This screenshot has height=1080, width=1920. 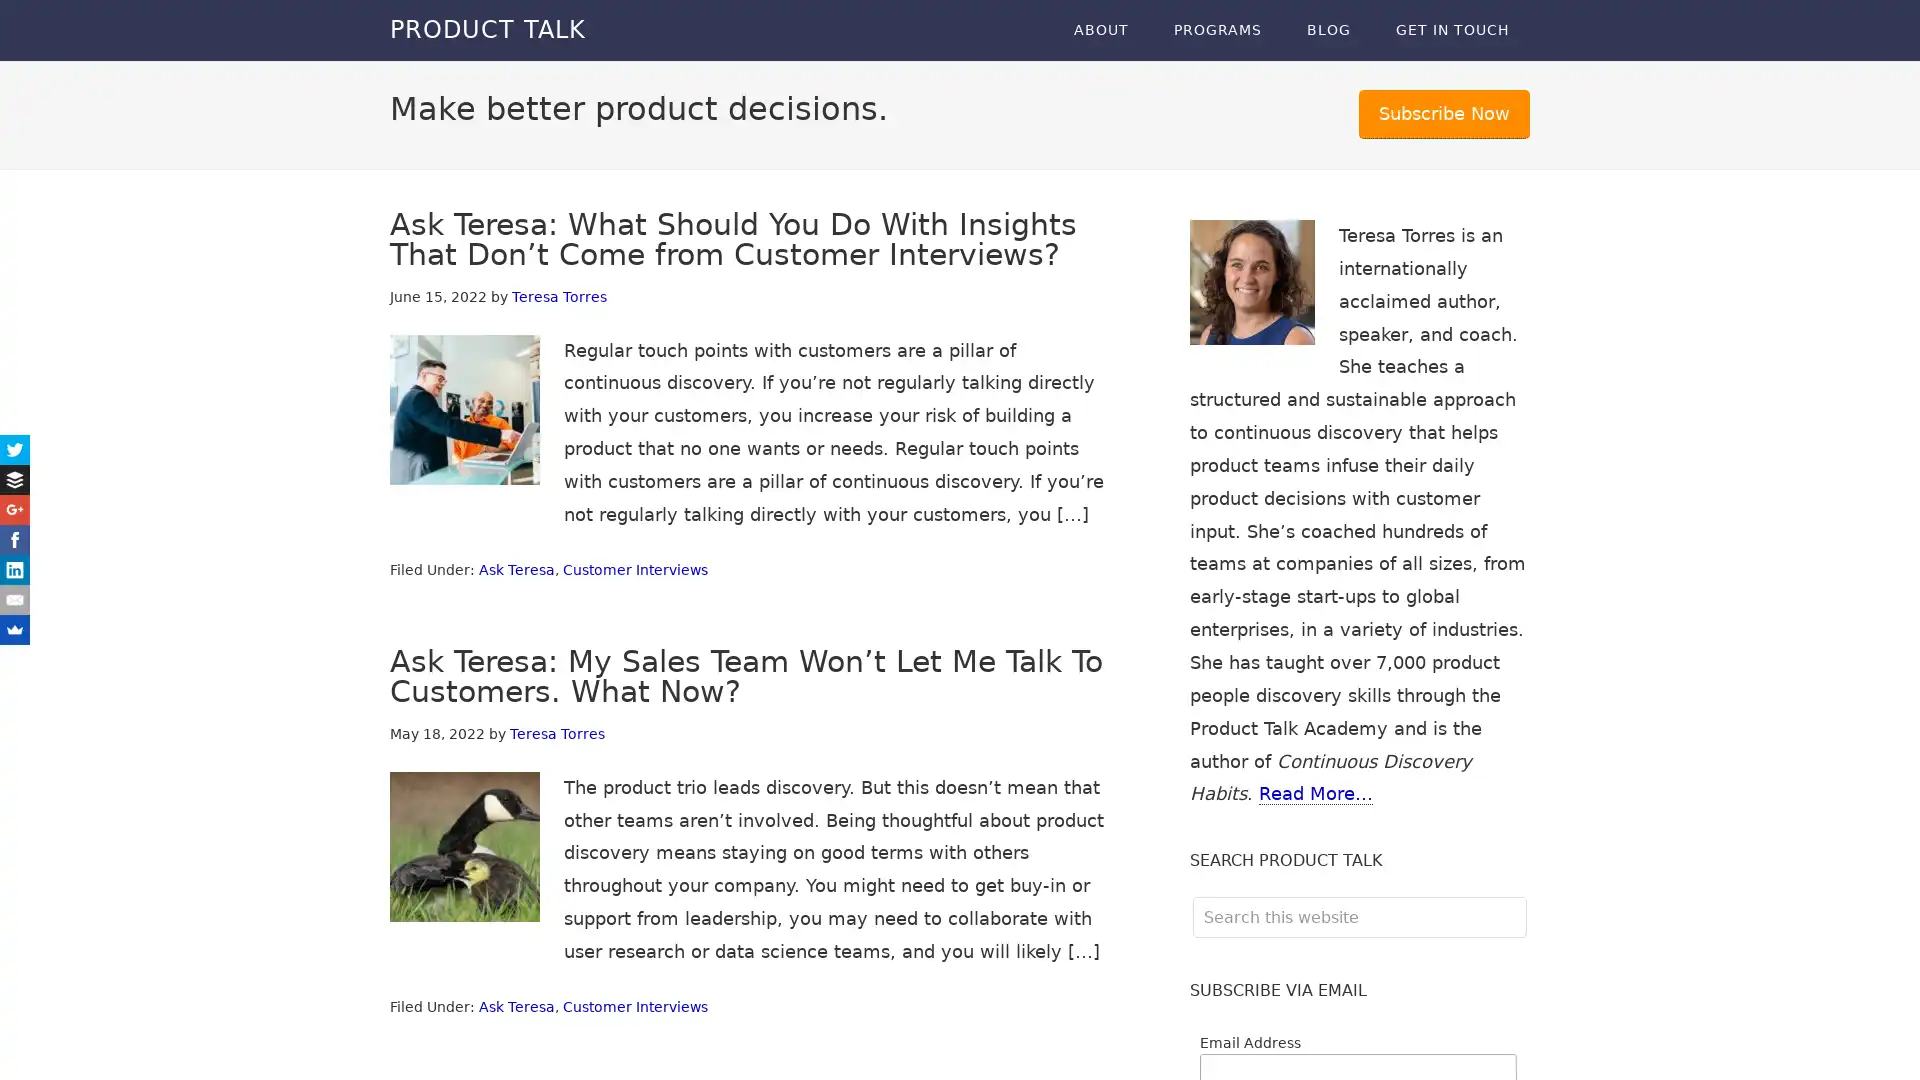 I want to click on Search, so click(x=1525, y=895).